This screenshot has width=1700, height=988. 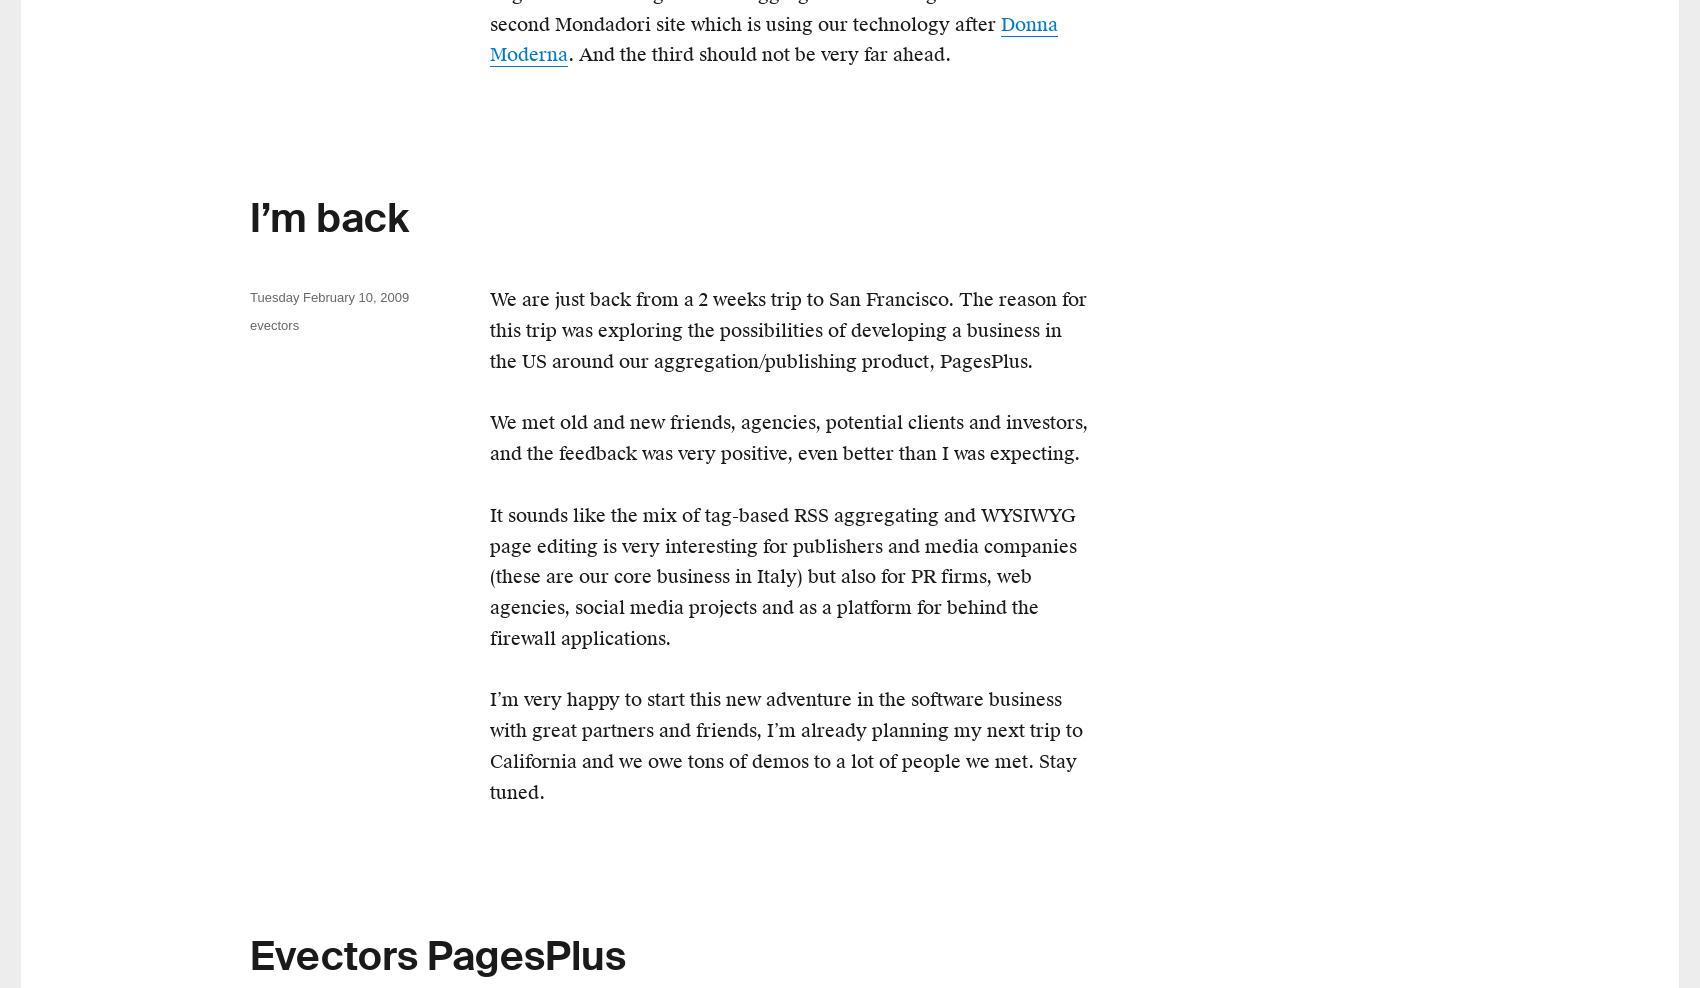 What do you see at coordinates (274, 325) in the screenshot?
I see `'evectors'` at bounding box center [274, 325].